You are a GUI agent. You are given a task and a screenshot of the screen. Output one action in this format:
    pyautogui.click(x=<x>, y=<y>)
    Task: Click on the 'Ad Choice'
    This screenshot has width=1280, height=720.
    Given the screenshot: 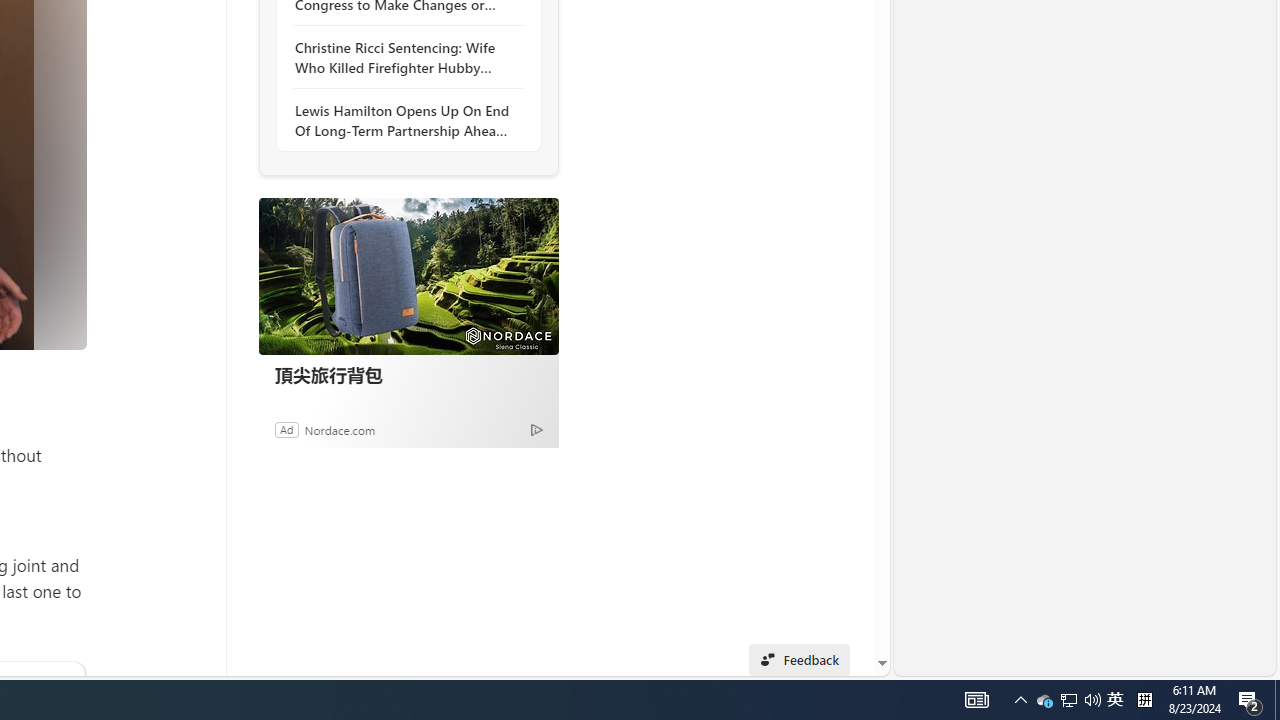 What is the action you would take?
    pyautogui.click(x=536, y=428)
    